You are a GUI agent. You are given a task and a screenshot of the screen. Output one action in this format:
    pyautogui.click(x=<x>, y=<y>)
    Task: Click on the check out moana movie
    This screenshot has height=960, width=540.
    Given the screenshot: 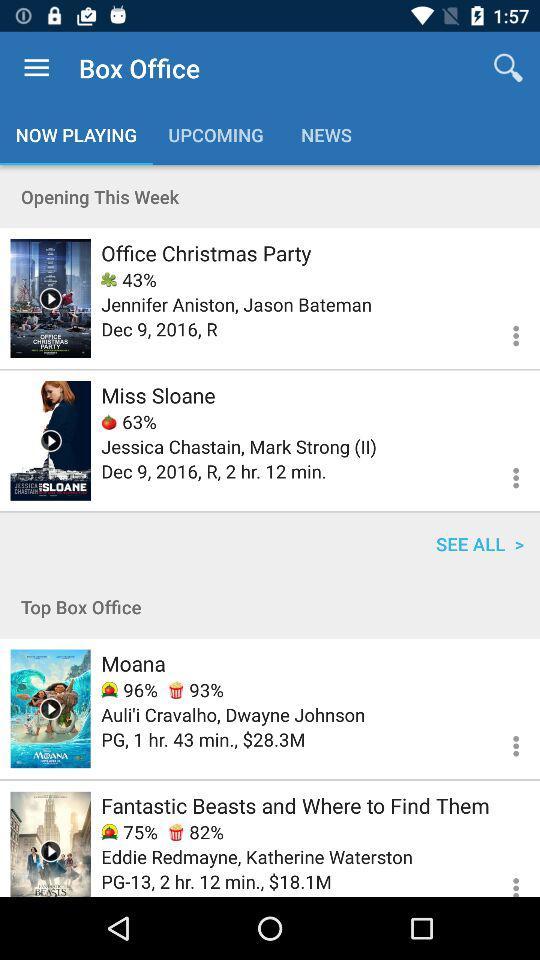 What is the action you would take?
    pyautogui.click(x=50, y=708)
    